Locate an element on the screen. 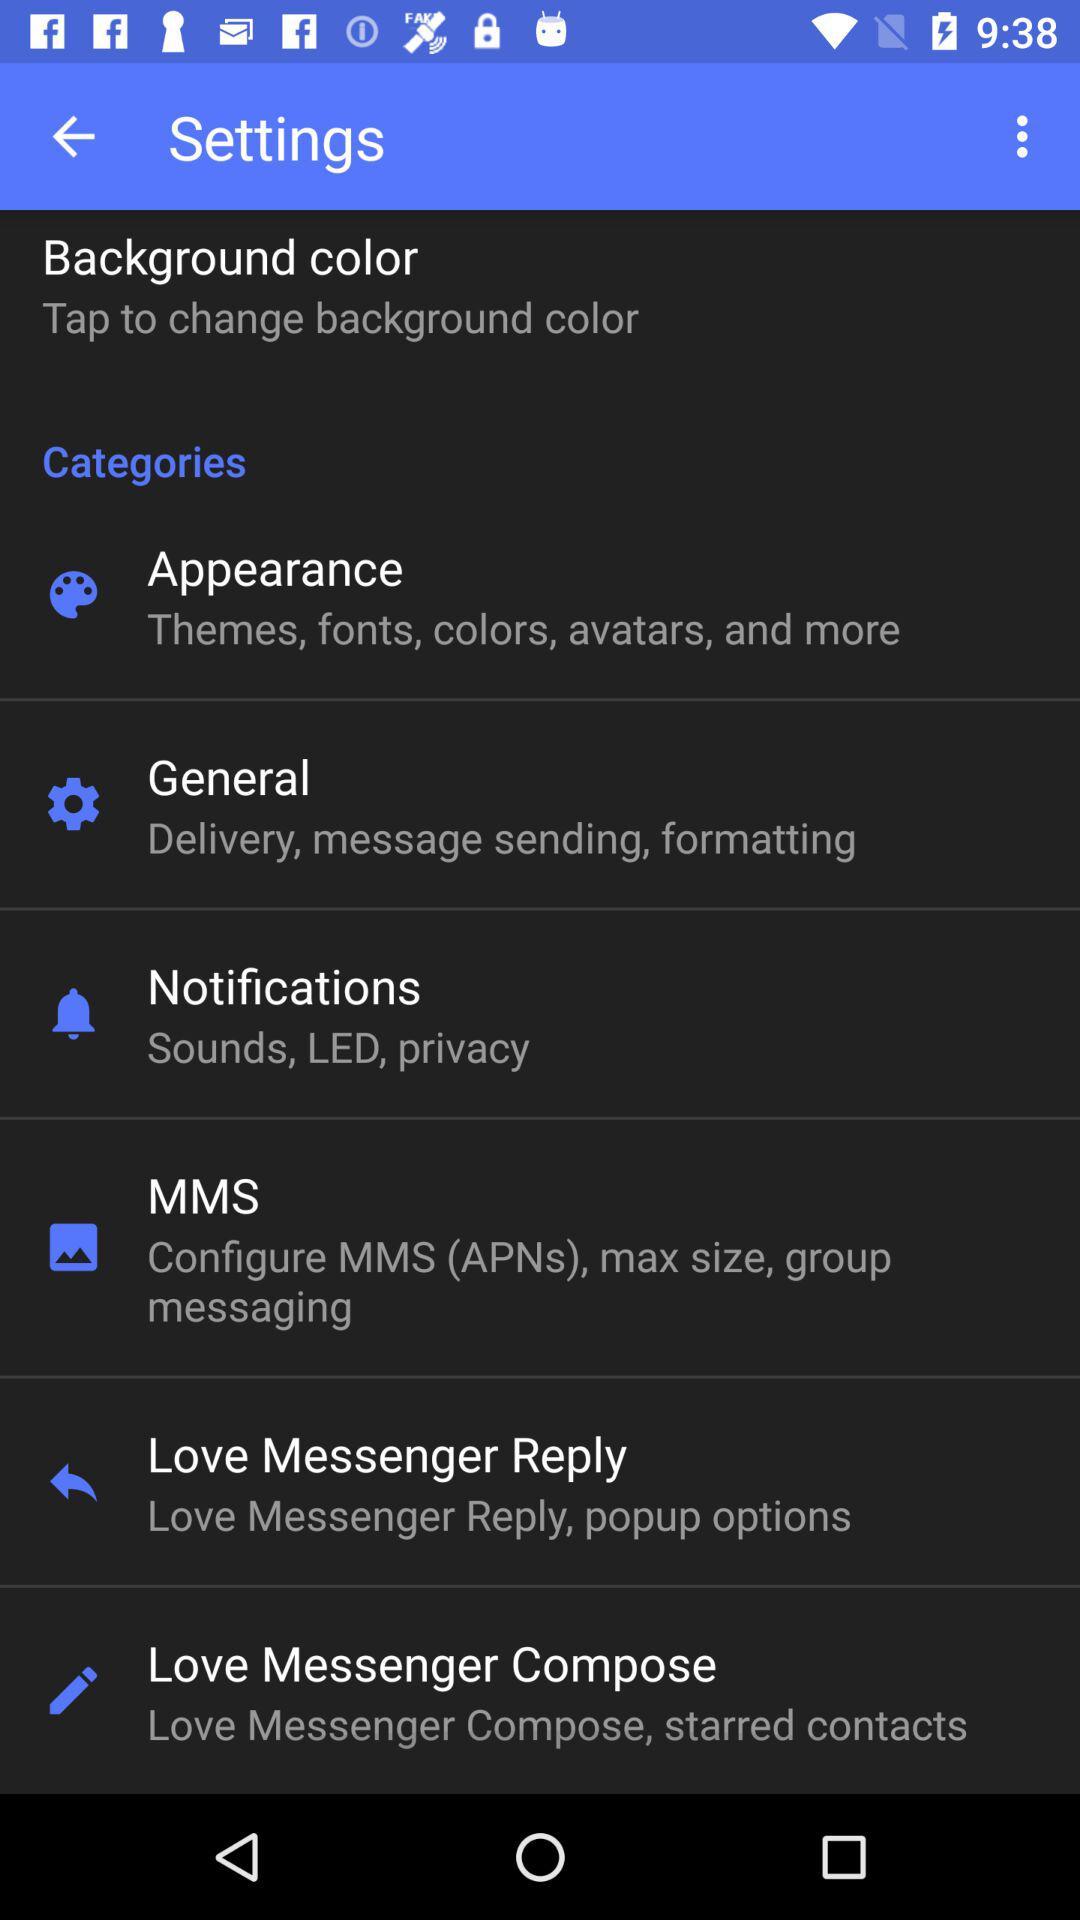 Image resolution: width=1080 pixels, height=1920 pixels. the configure mms apns icon is located at coordinates (523, 1280).